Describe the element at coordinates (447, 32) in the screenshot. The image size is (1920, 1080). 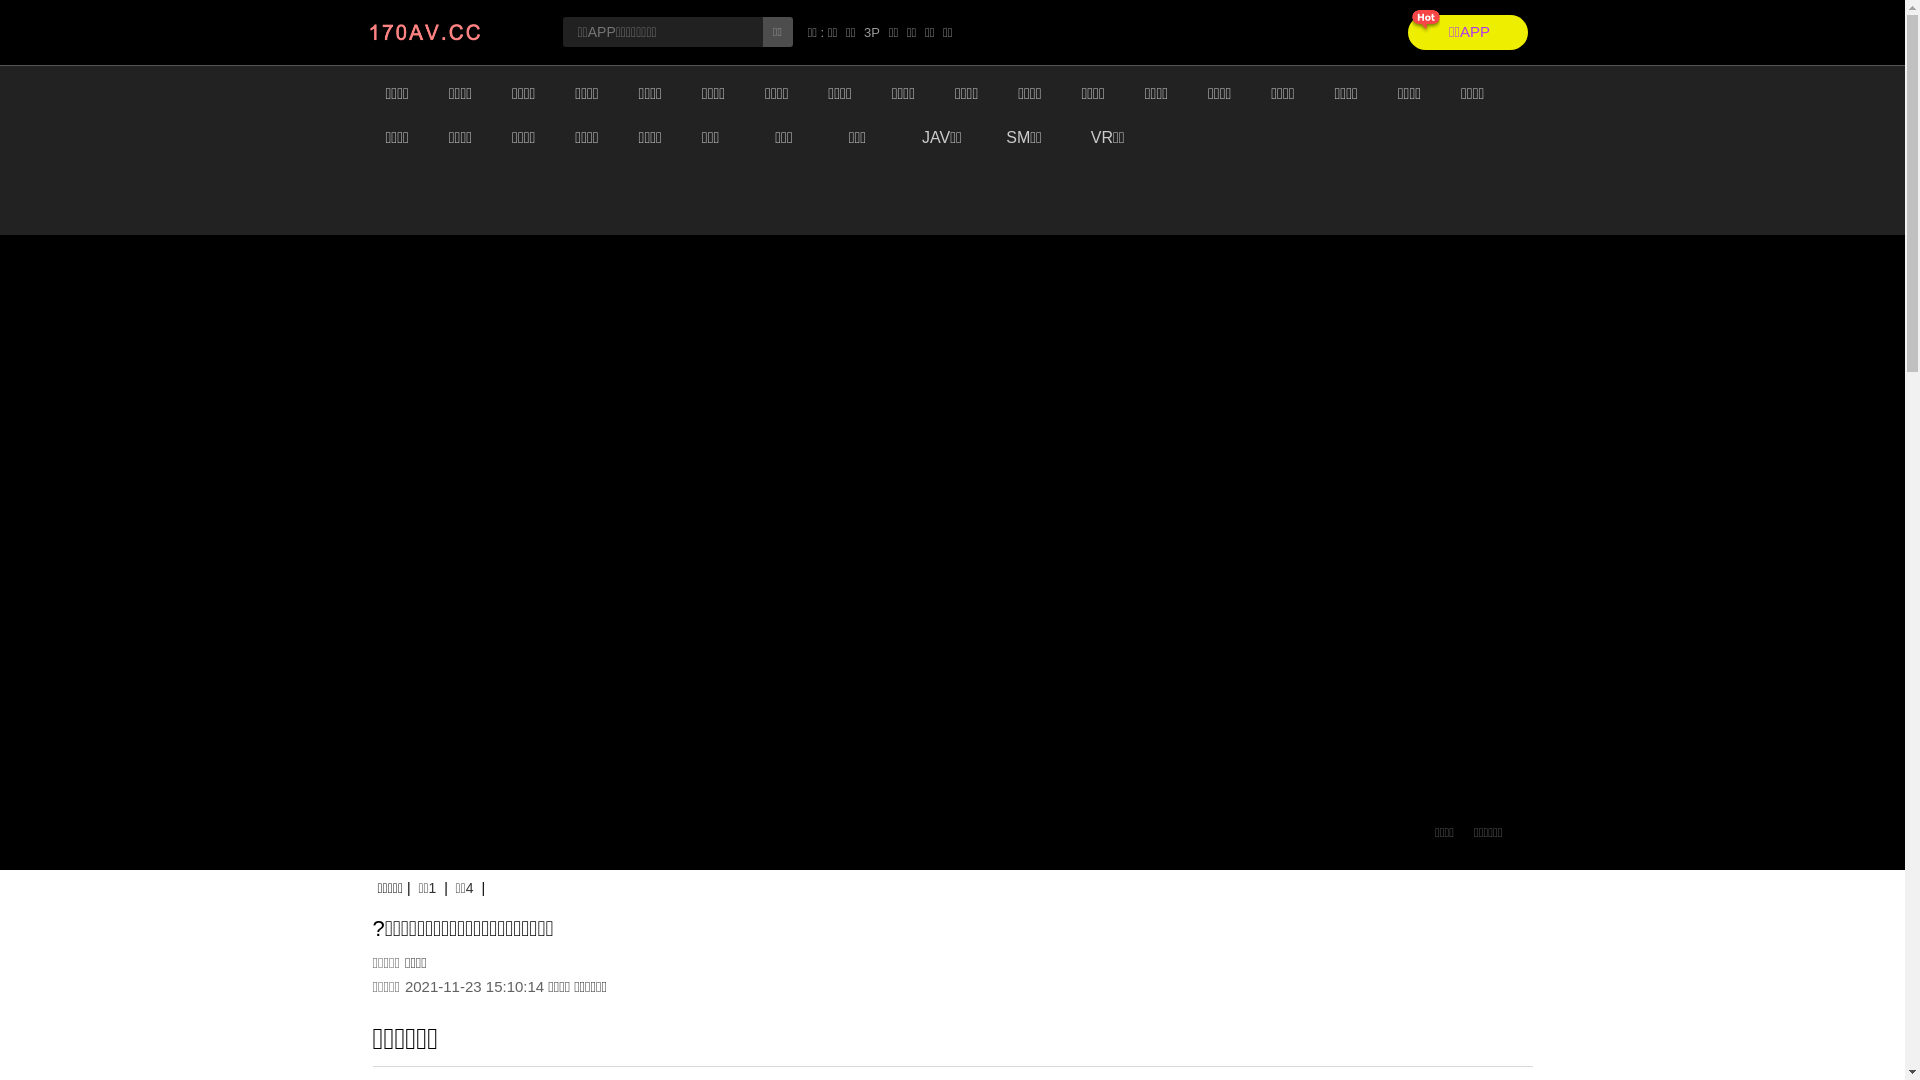
I see `'static/images/logo.jpg'` at that location.